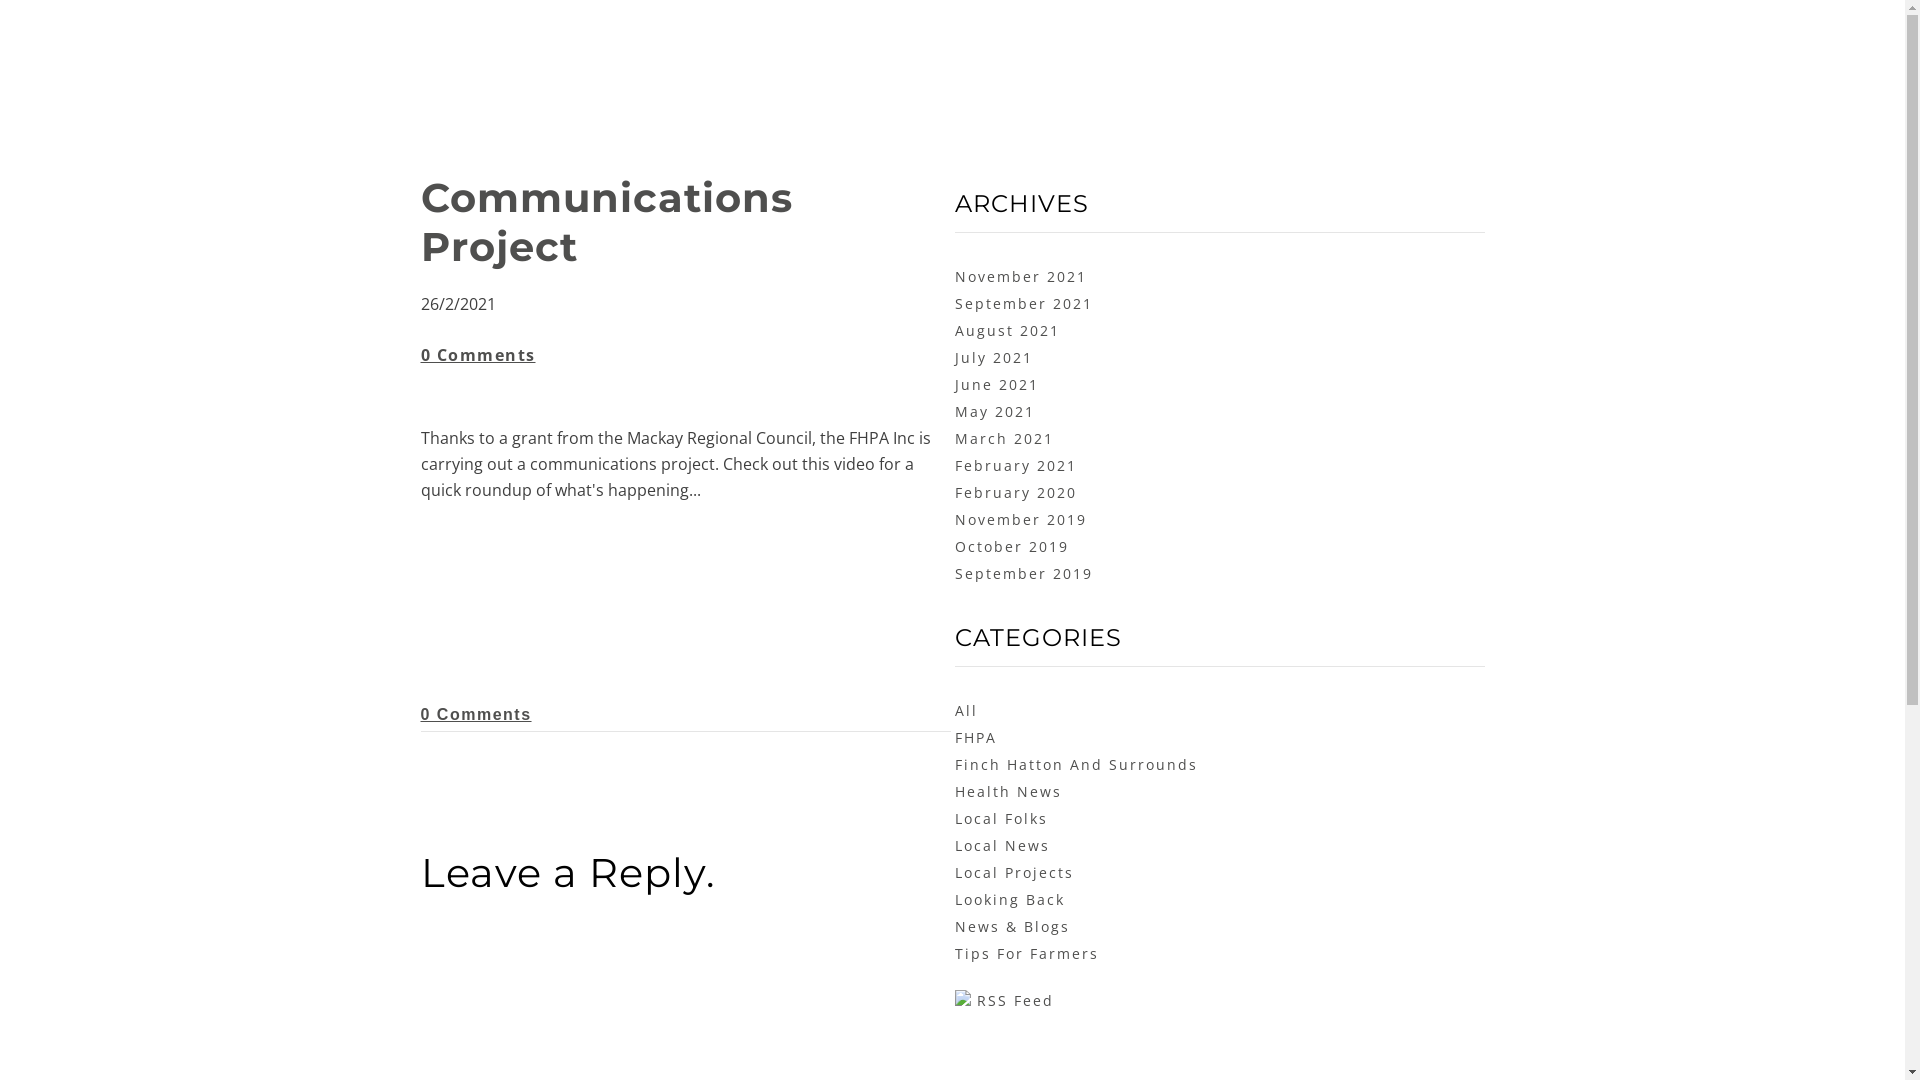  What do you see at coordinates (1000, 818) in the screenshot?
I see `'Local Folks'` at bounding box center [1000, 818].